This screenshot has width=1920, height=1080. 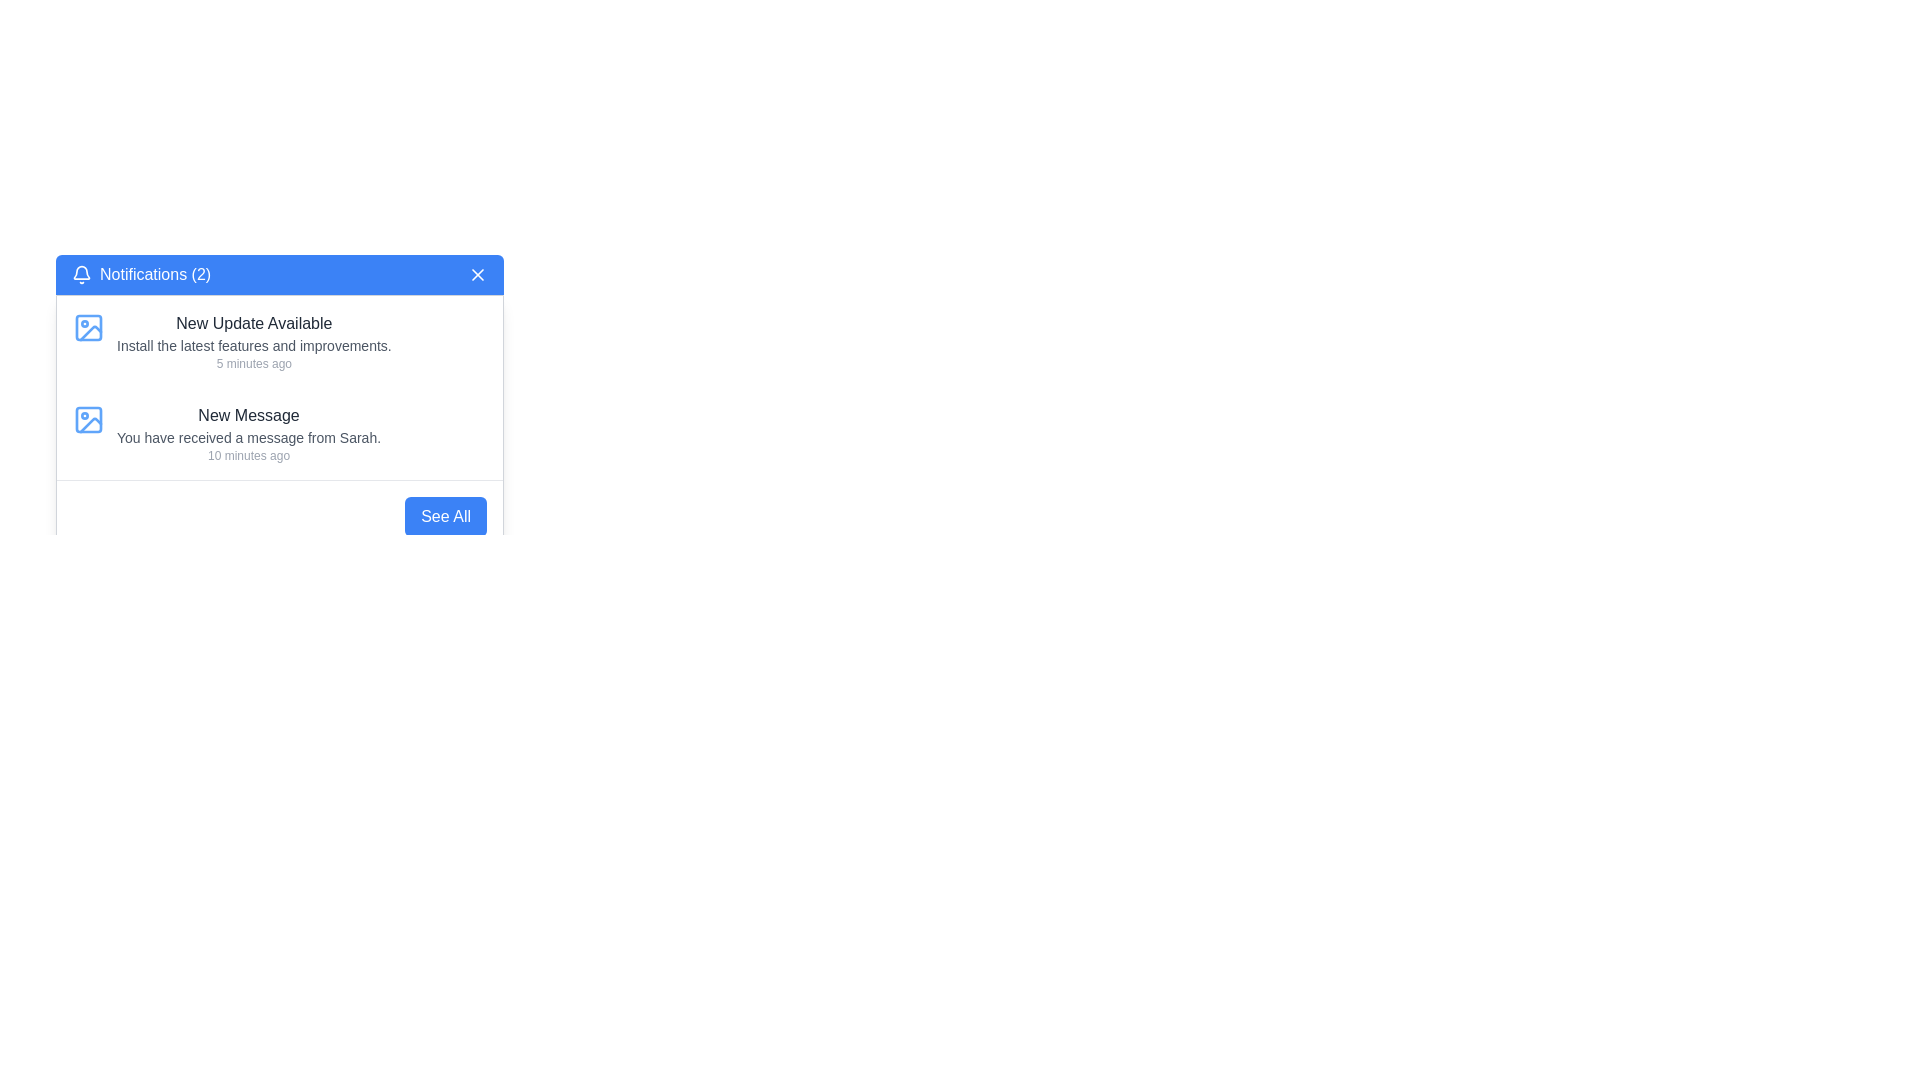 What do you see at coordinates (253, 341) in the screenshot?
I see `the first notification card component in the notifications panel that informs users about a new update, located above the 'New Message' notification` at bounding box center [253, 341].